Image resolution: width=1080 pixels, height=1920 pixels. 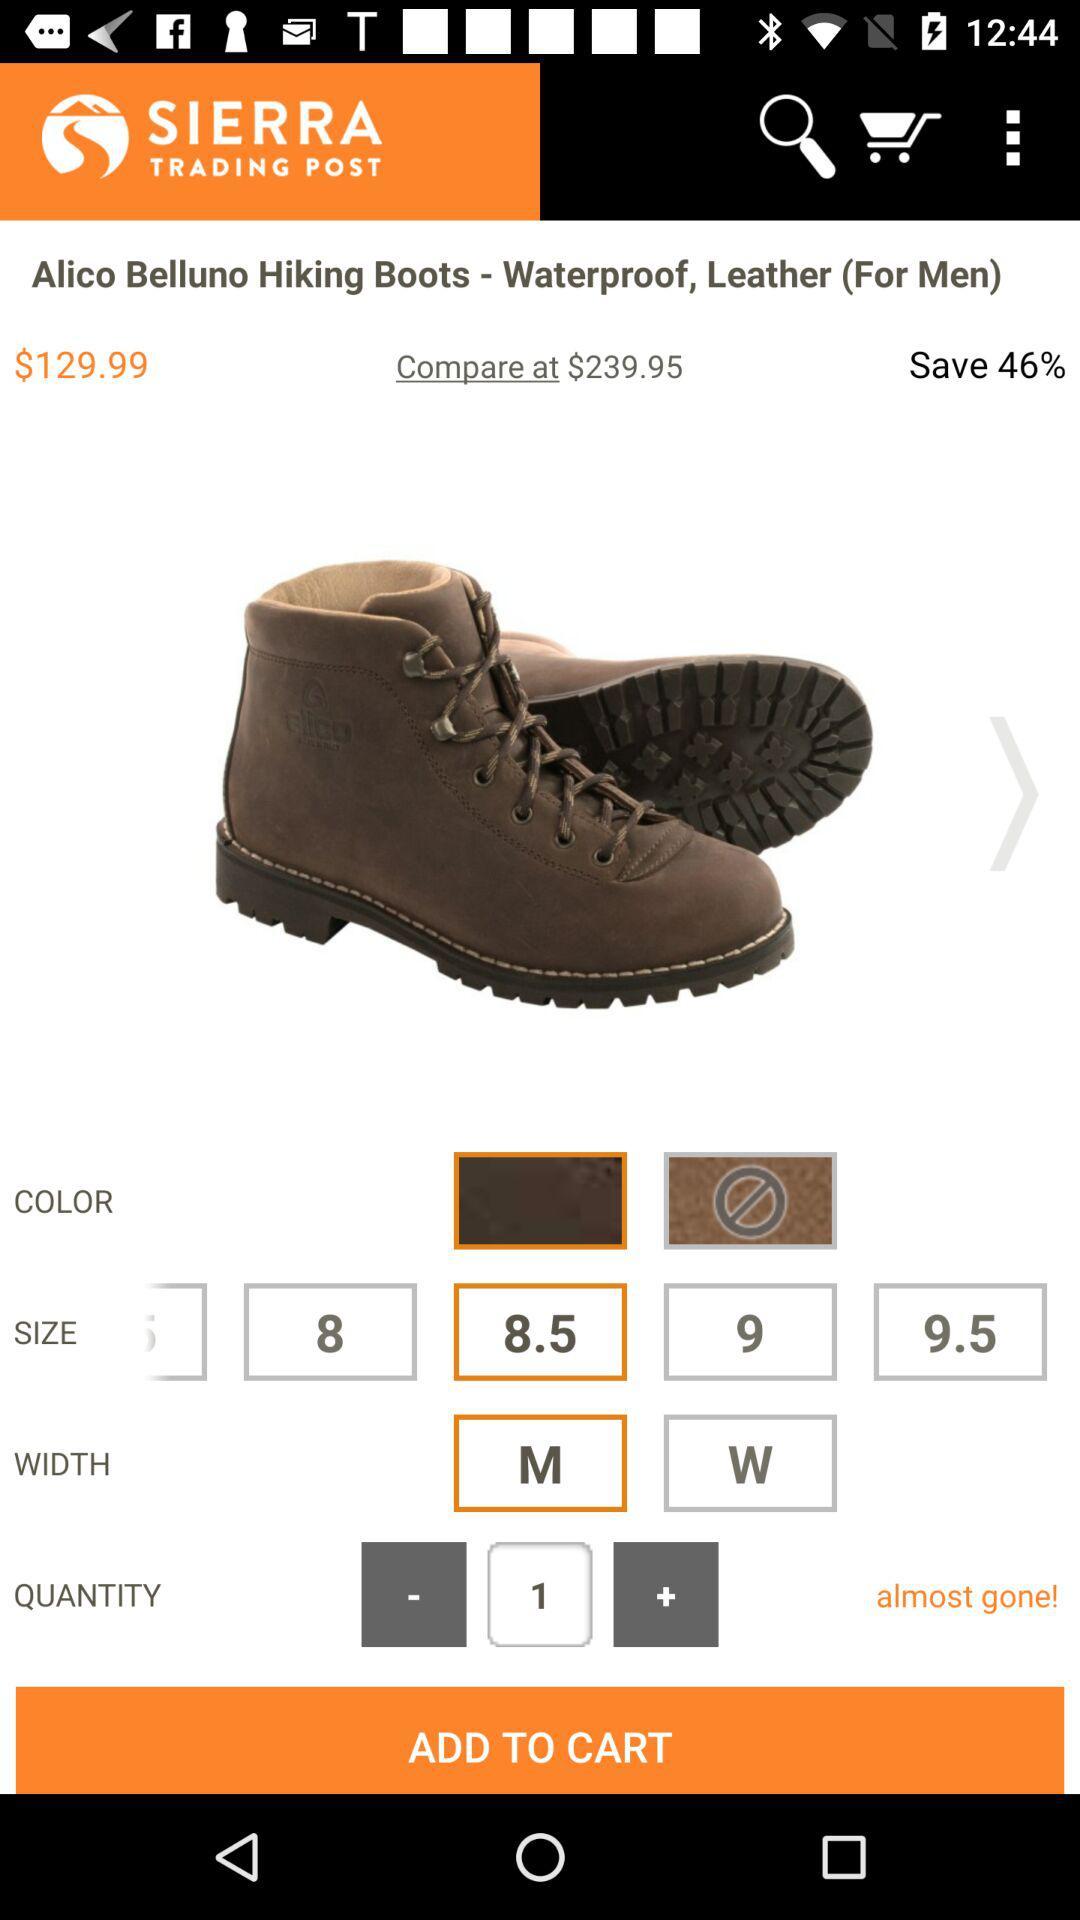 I want to click on the app above the alico belluno hiking item, so click(x=190, y=135).